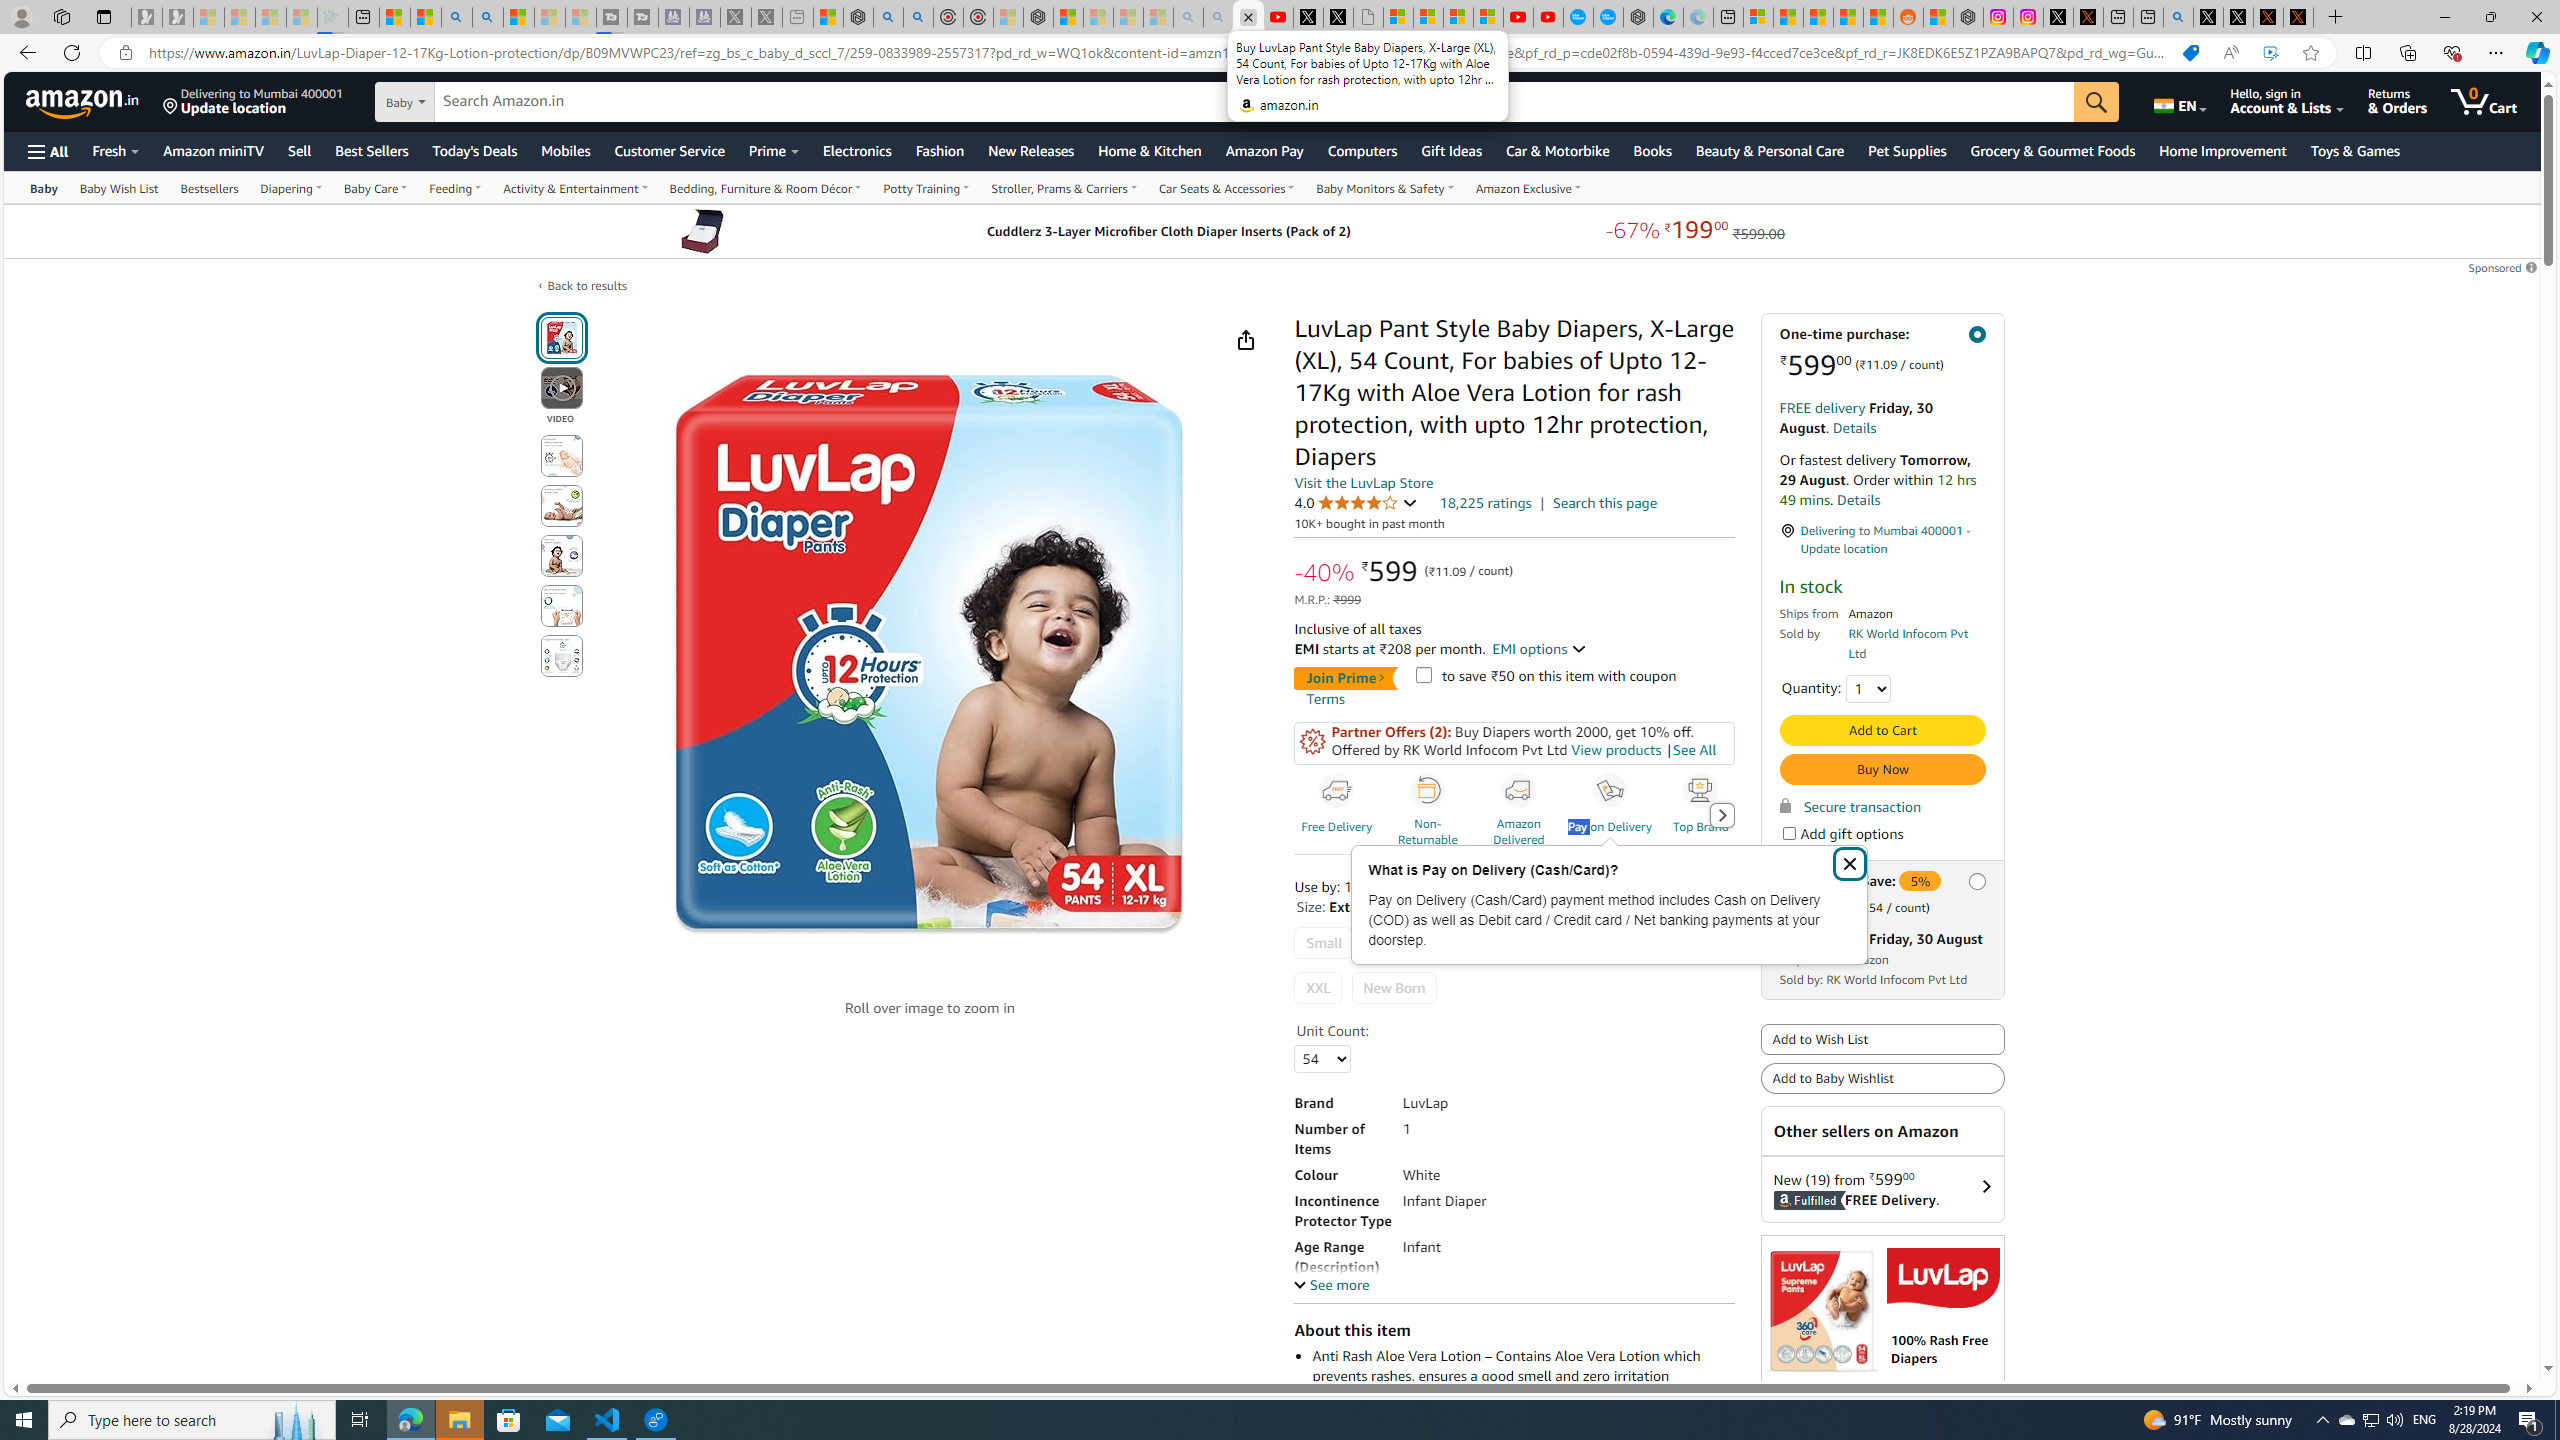 This screenshot has width=2560, height=1440. Describe the element at coordinates (2209, 16) in the screenshot. I see `'Profile / X'` at that location.